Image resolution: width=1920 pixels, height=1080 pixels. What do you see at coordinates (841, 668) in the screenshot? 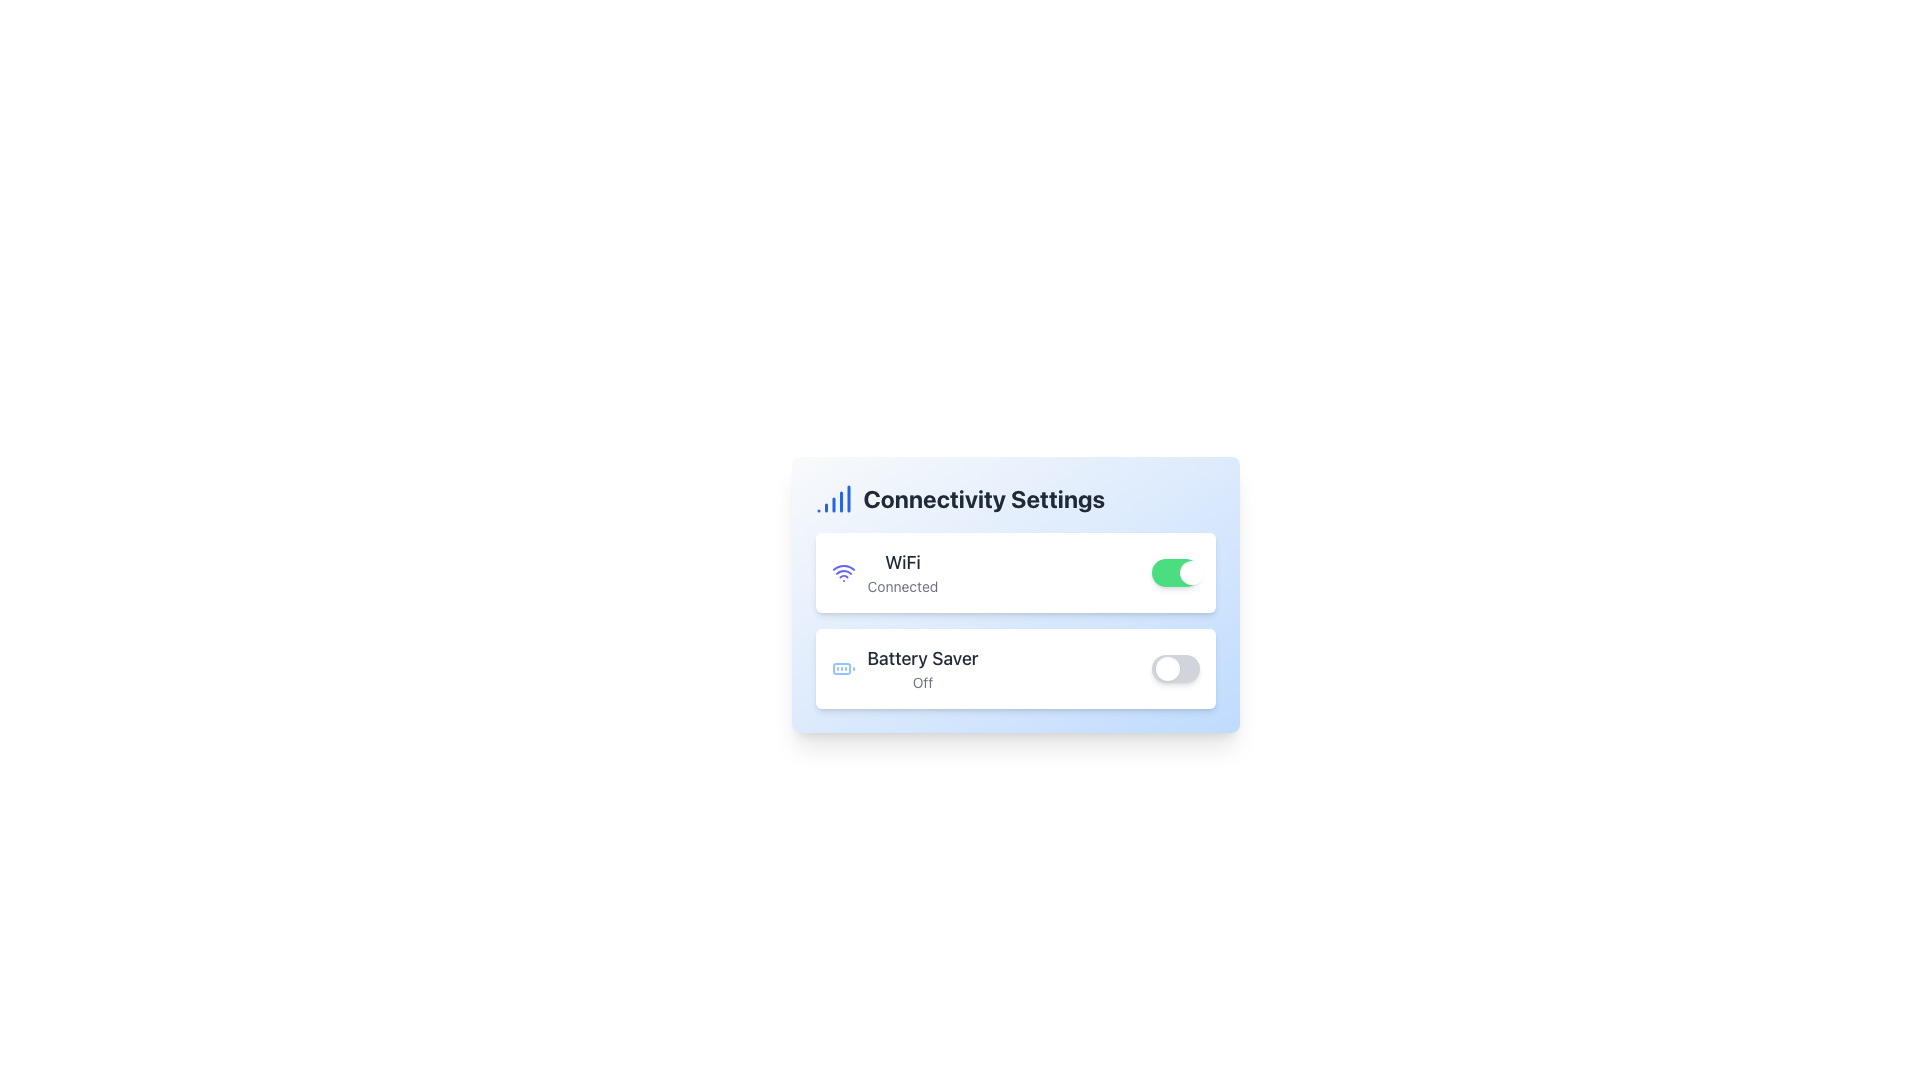
I see `the decorative rectangle that forms the main body of the battery icon located adjacent to the 'Battery Saver' text in the settings panel` at bounding box center [841, 668].